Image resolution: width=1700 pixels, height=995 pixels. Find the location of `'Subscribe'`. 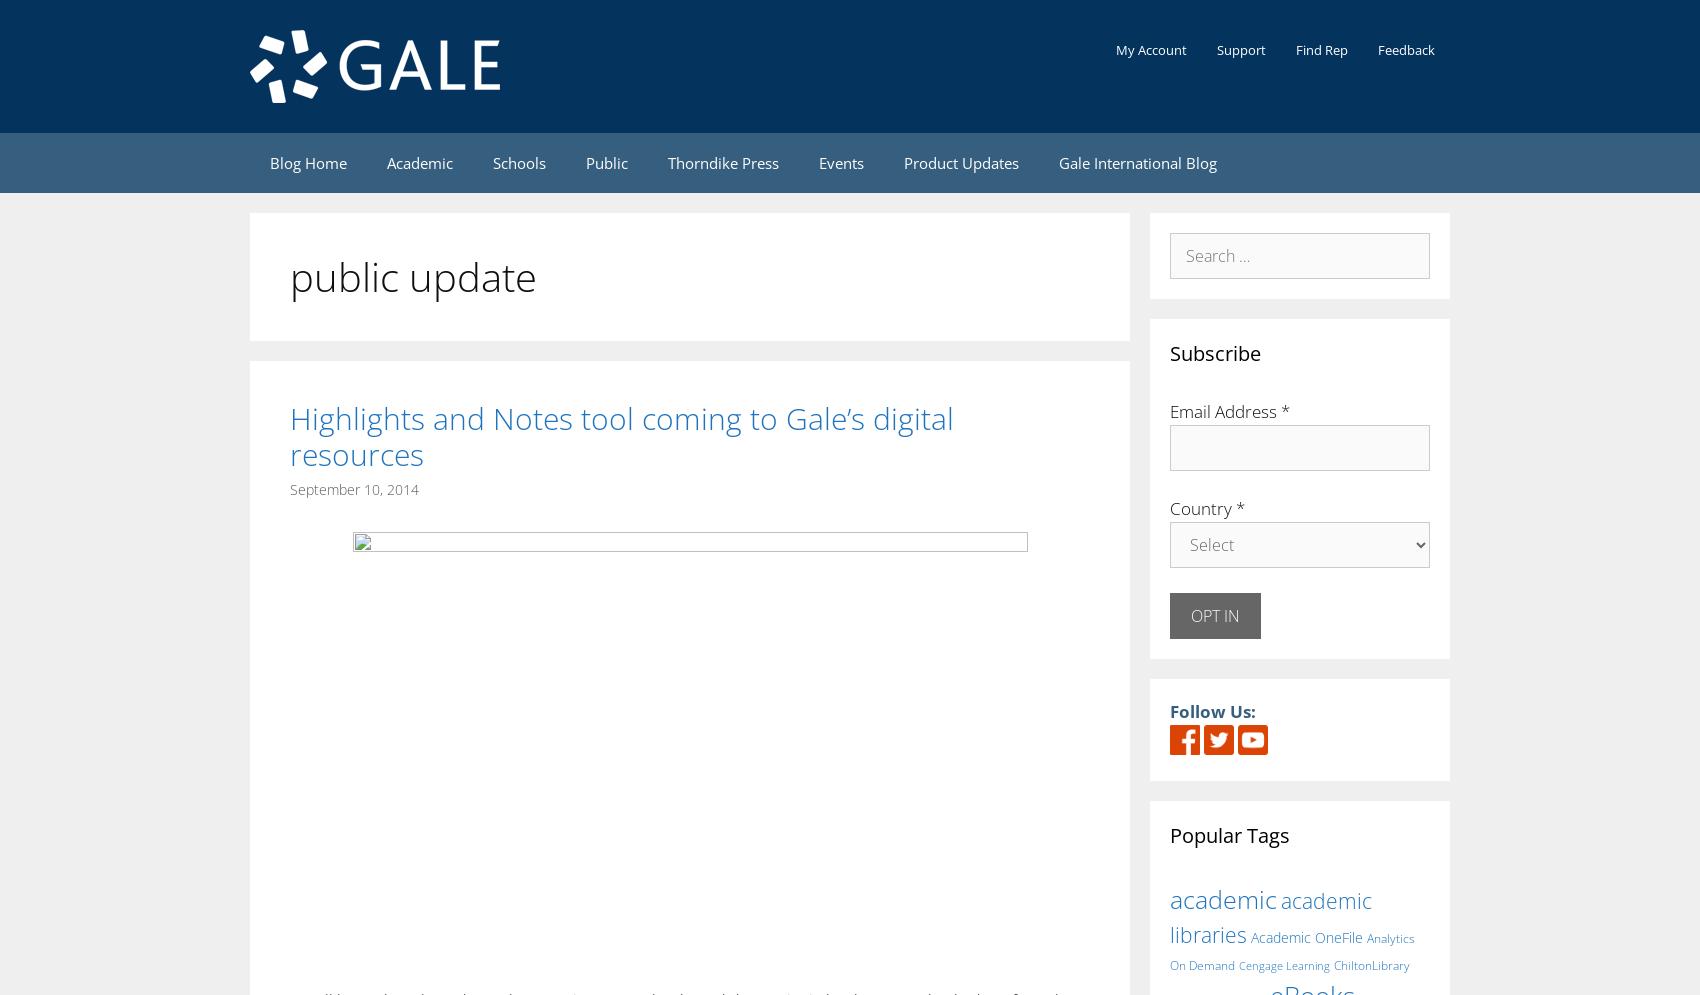

'Subscribe' is located at coordinates (1169, 352).